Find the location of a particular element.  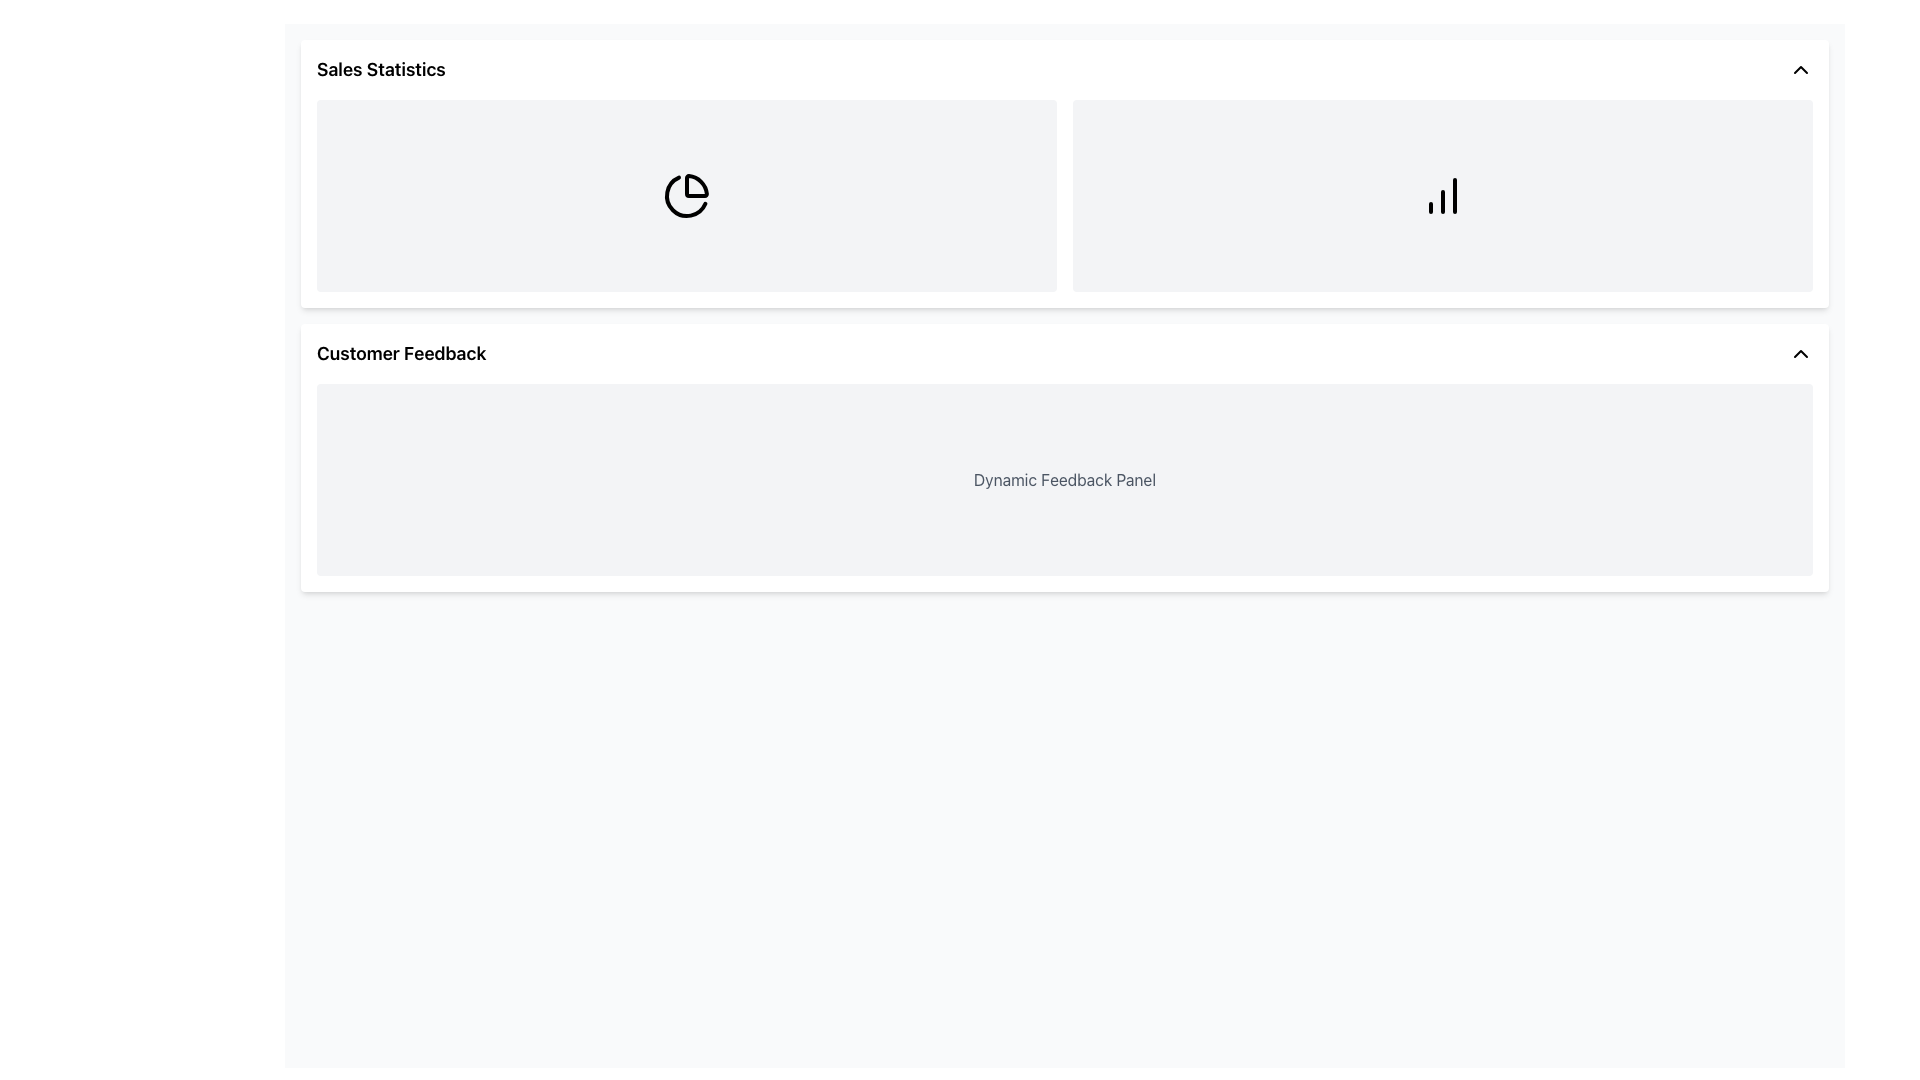

the header text element labeled 'Sales Statistics', which is prominently displayed in bold typography at the top left corner of its section panel is located at coordinates (381, 68).